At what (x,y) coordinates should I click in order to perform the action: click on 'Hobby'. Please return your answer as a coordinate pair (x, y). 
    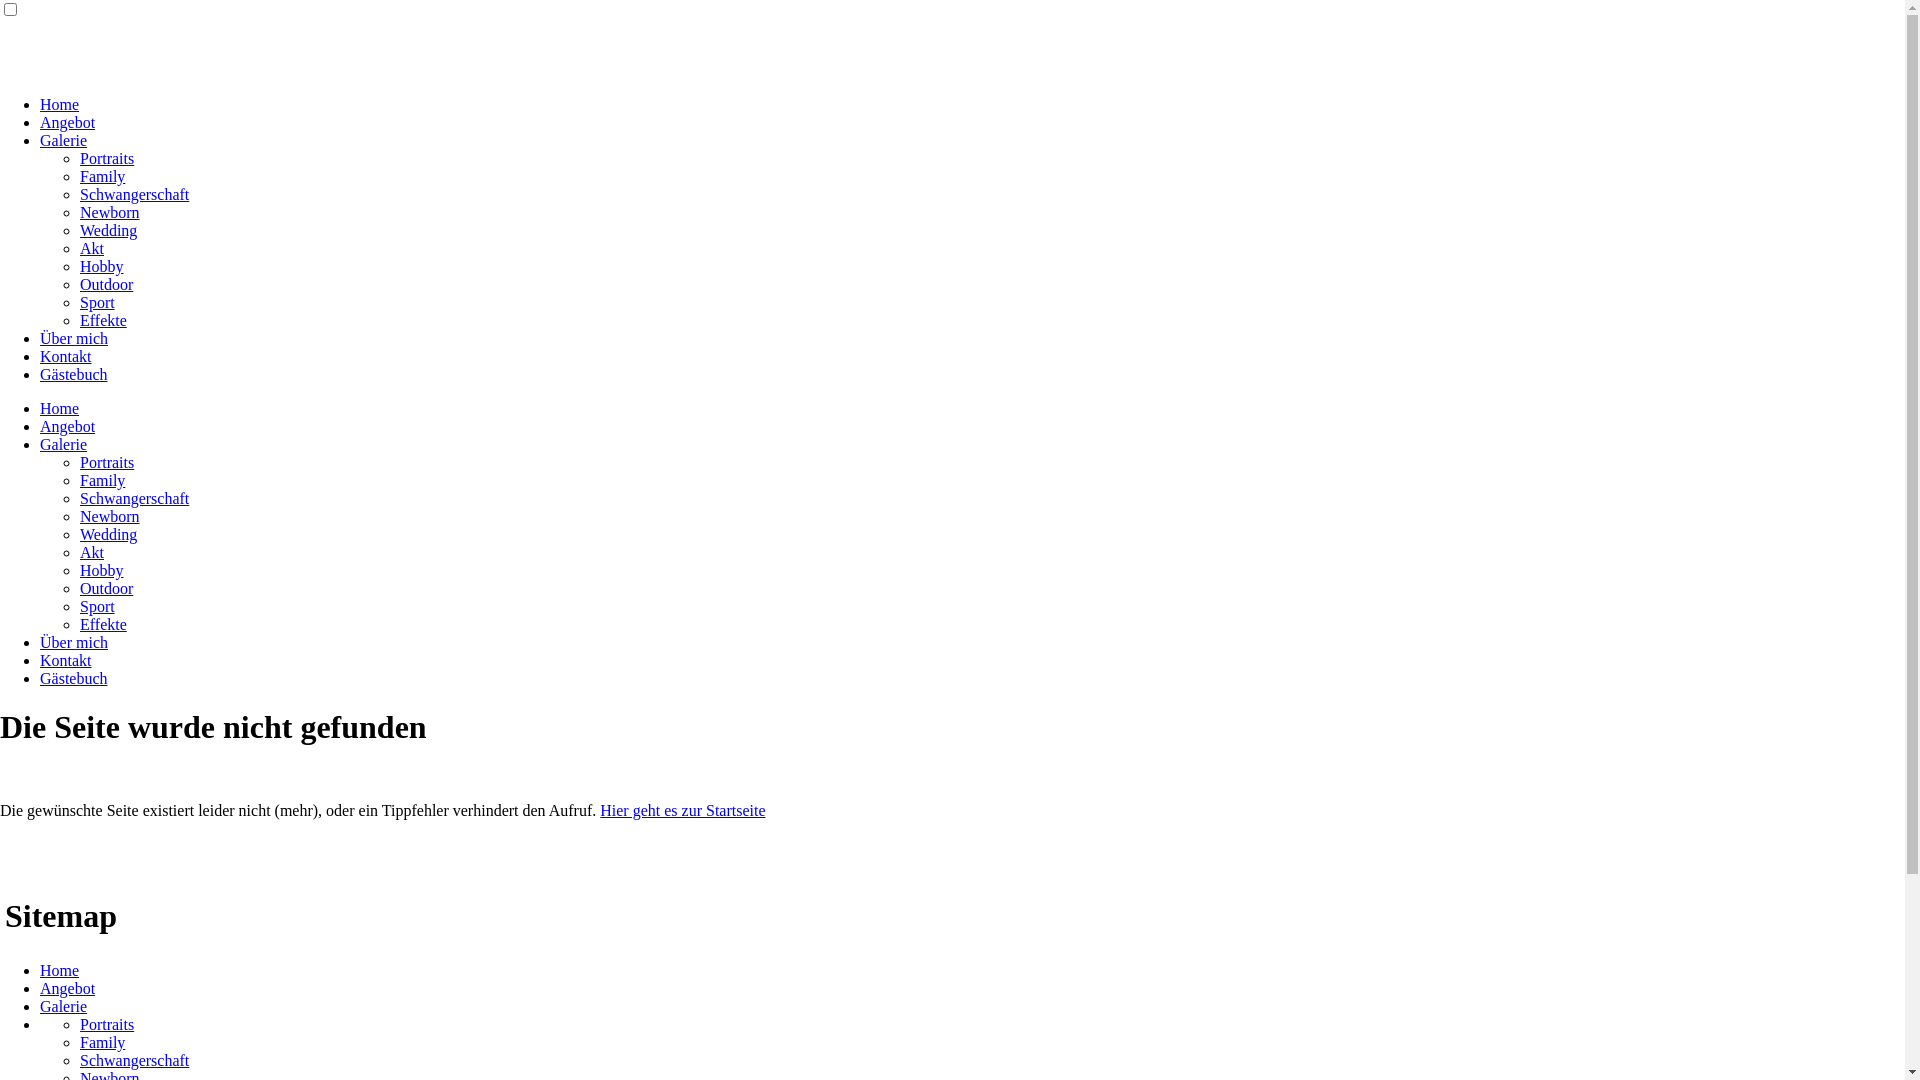
    Looking at the image, I should click on (100, 570).